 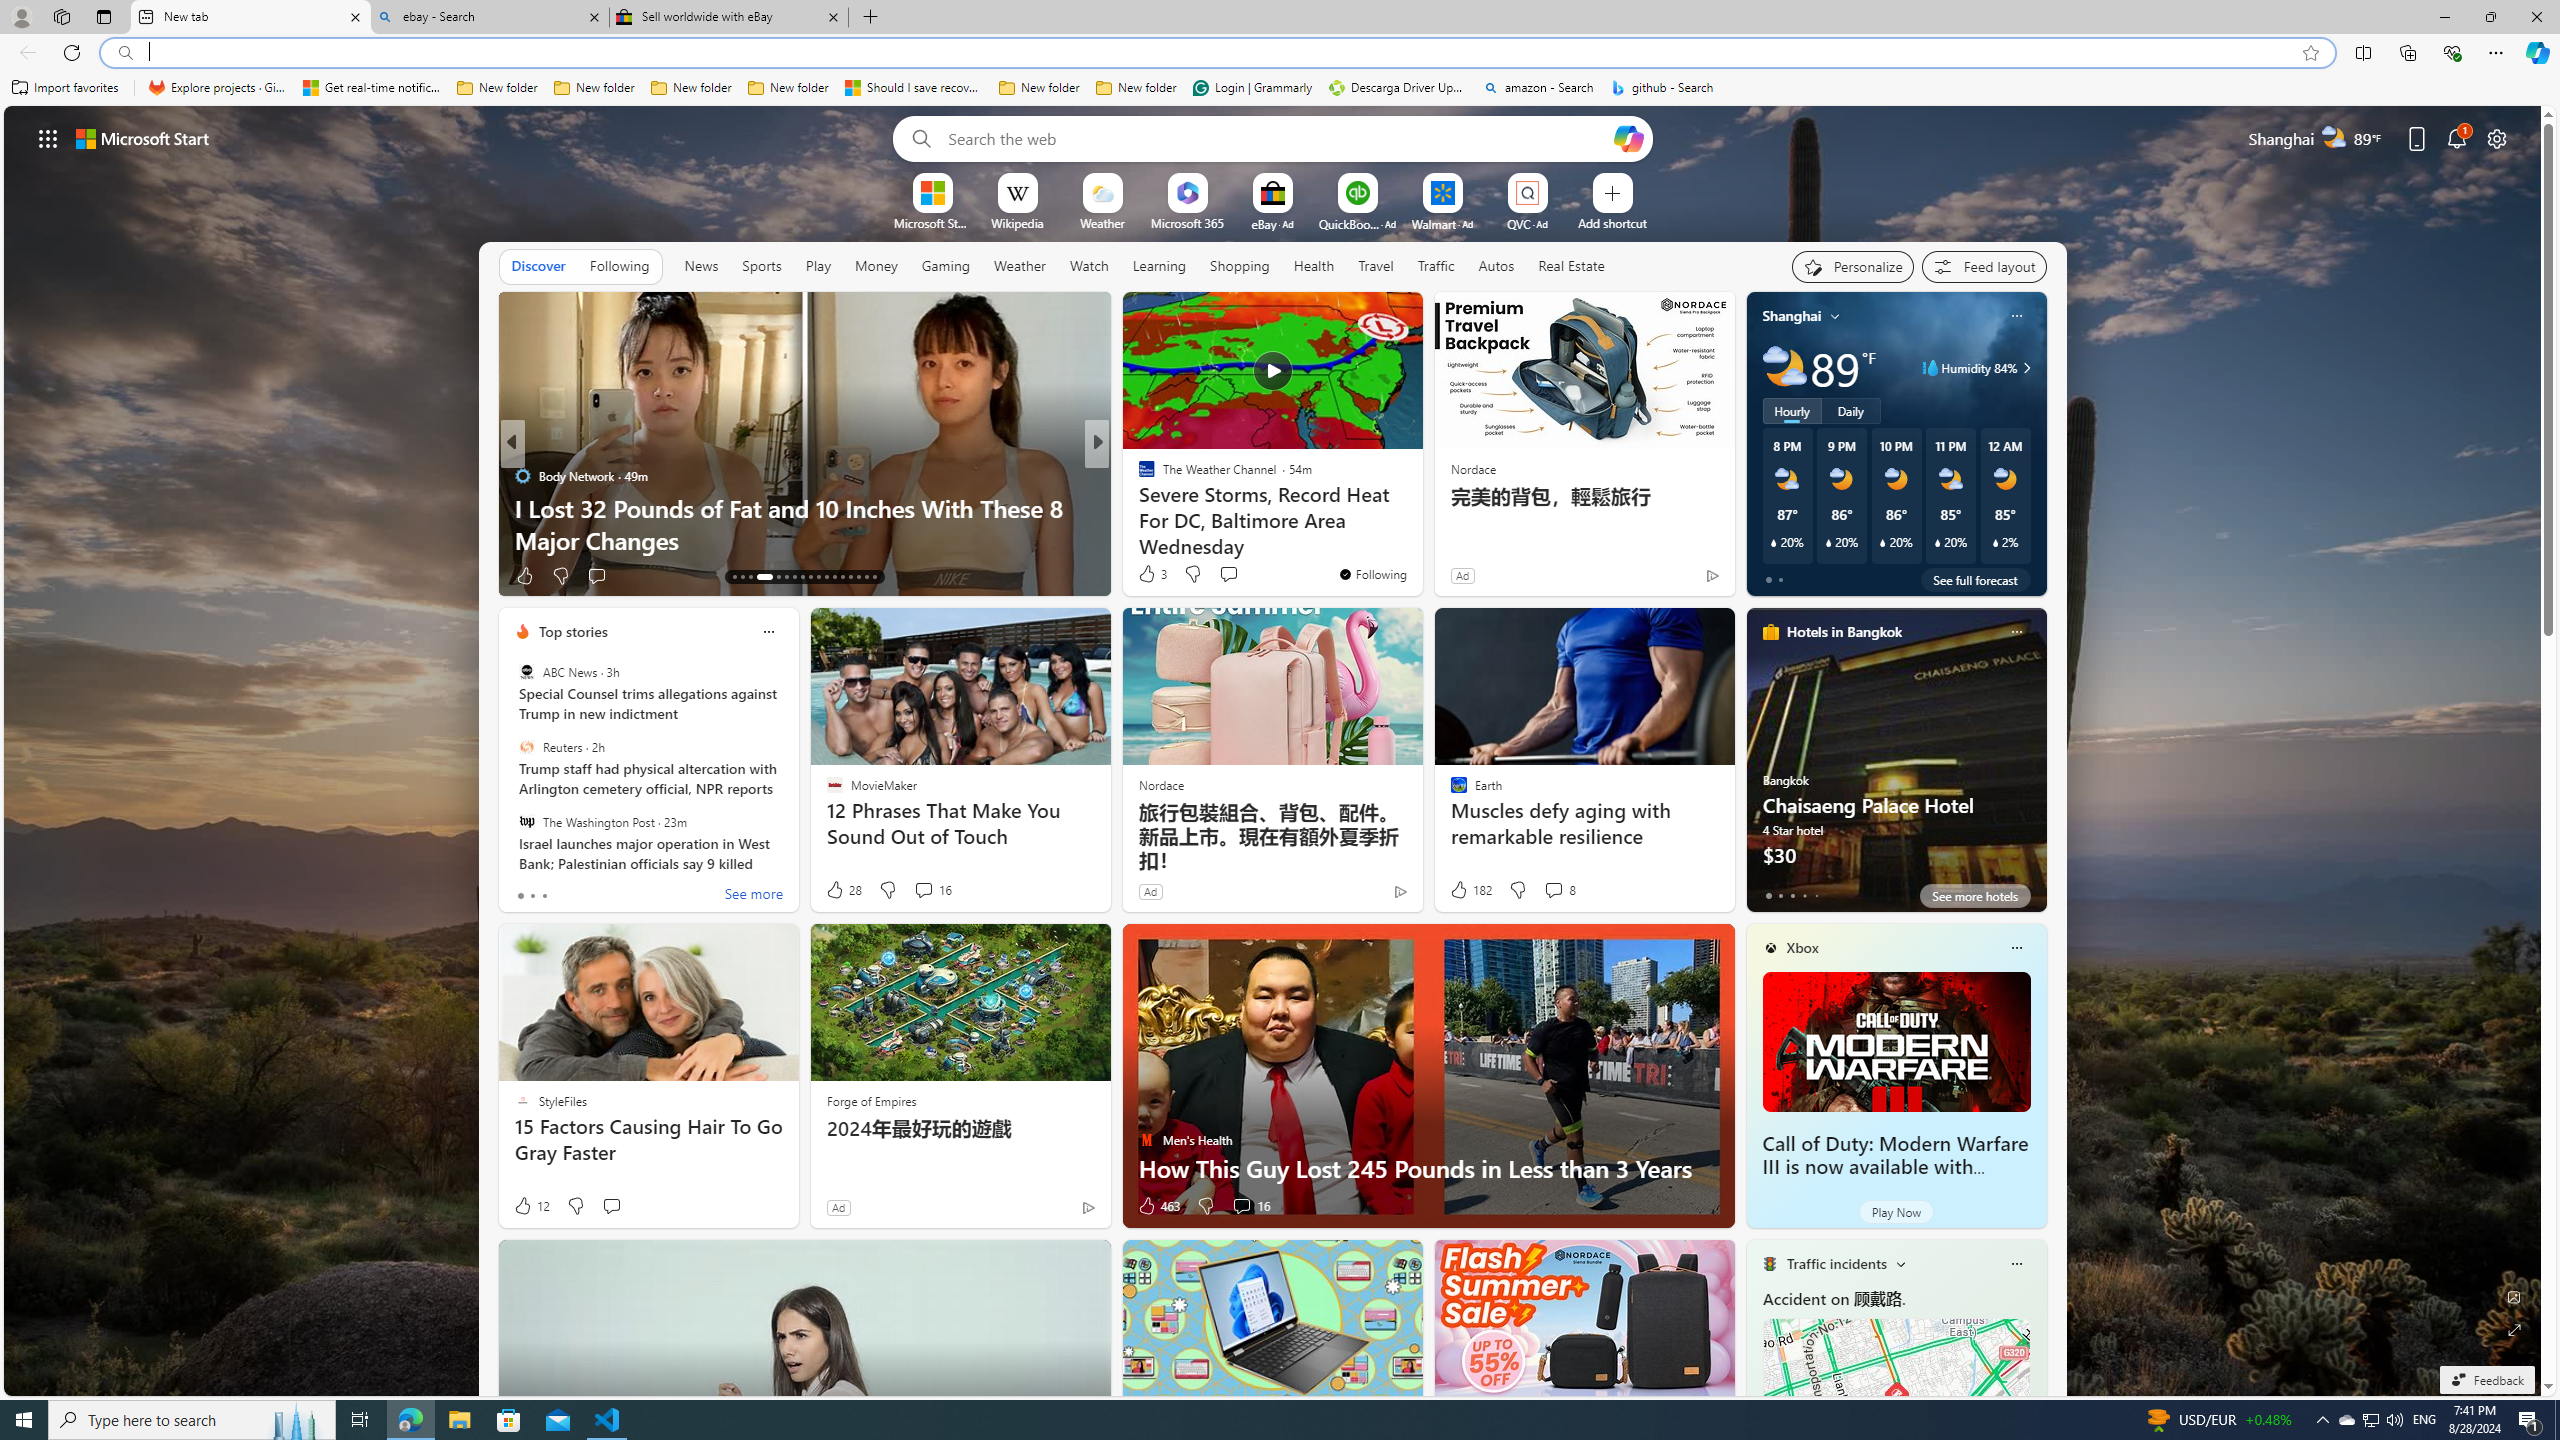 What do you see at coordinates (1397, 87) in the screenshot?
I see `'Descarga Driver Updater'` at bounding box center [1397, 87].